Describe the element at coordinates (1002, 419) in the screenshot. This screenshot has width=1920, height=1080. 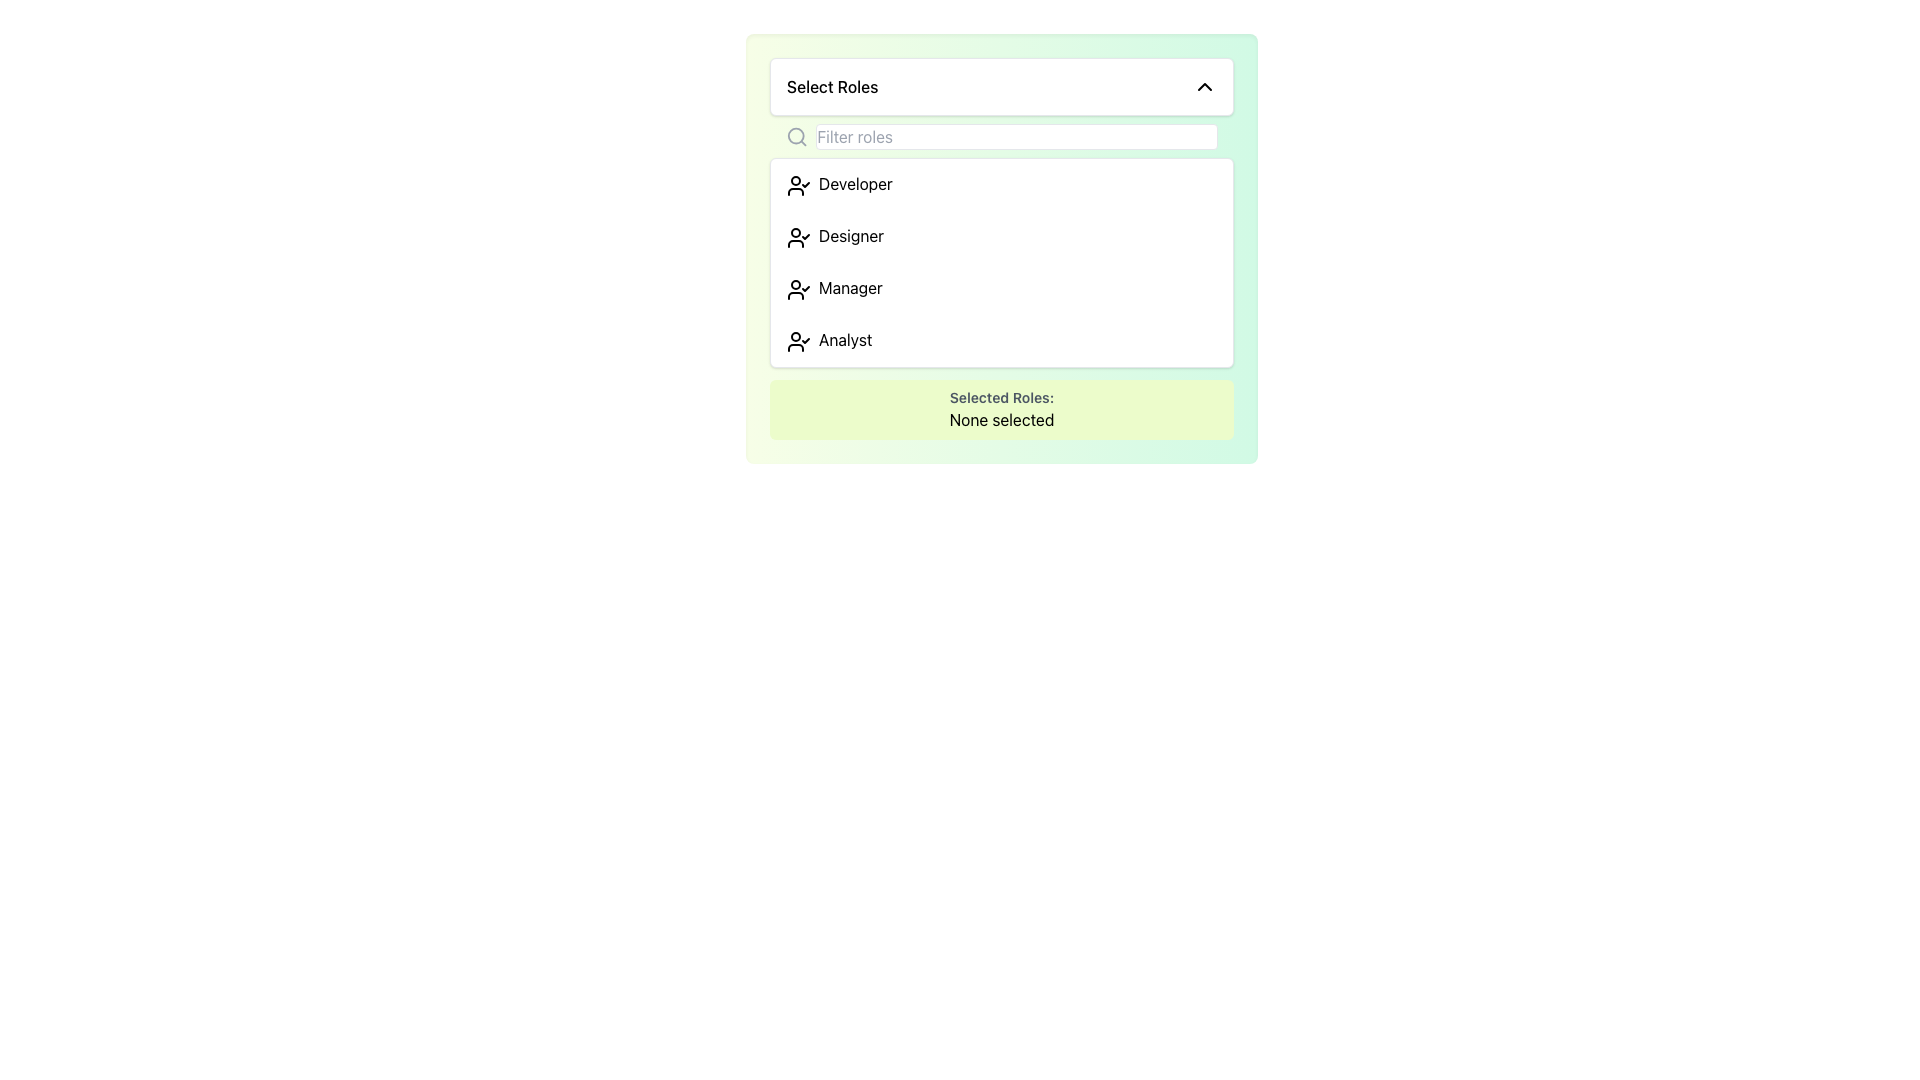
I see `the text display that informs the user that no roles have been selected, located within the highlighted box in the lower part of the role selection panel, centered horizontally after the 'Selected Roles:' label` at that location.